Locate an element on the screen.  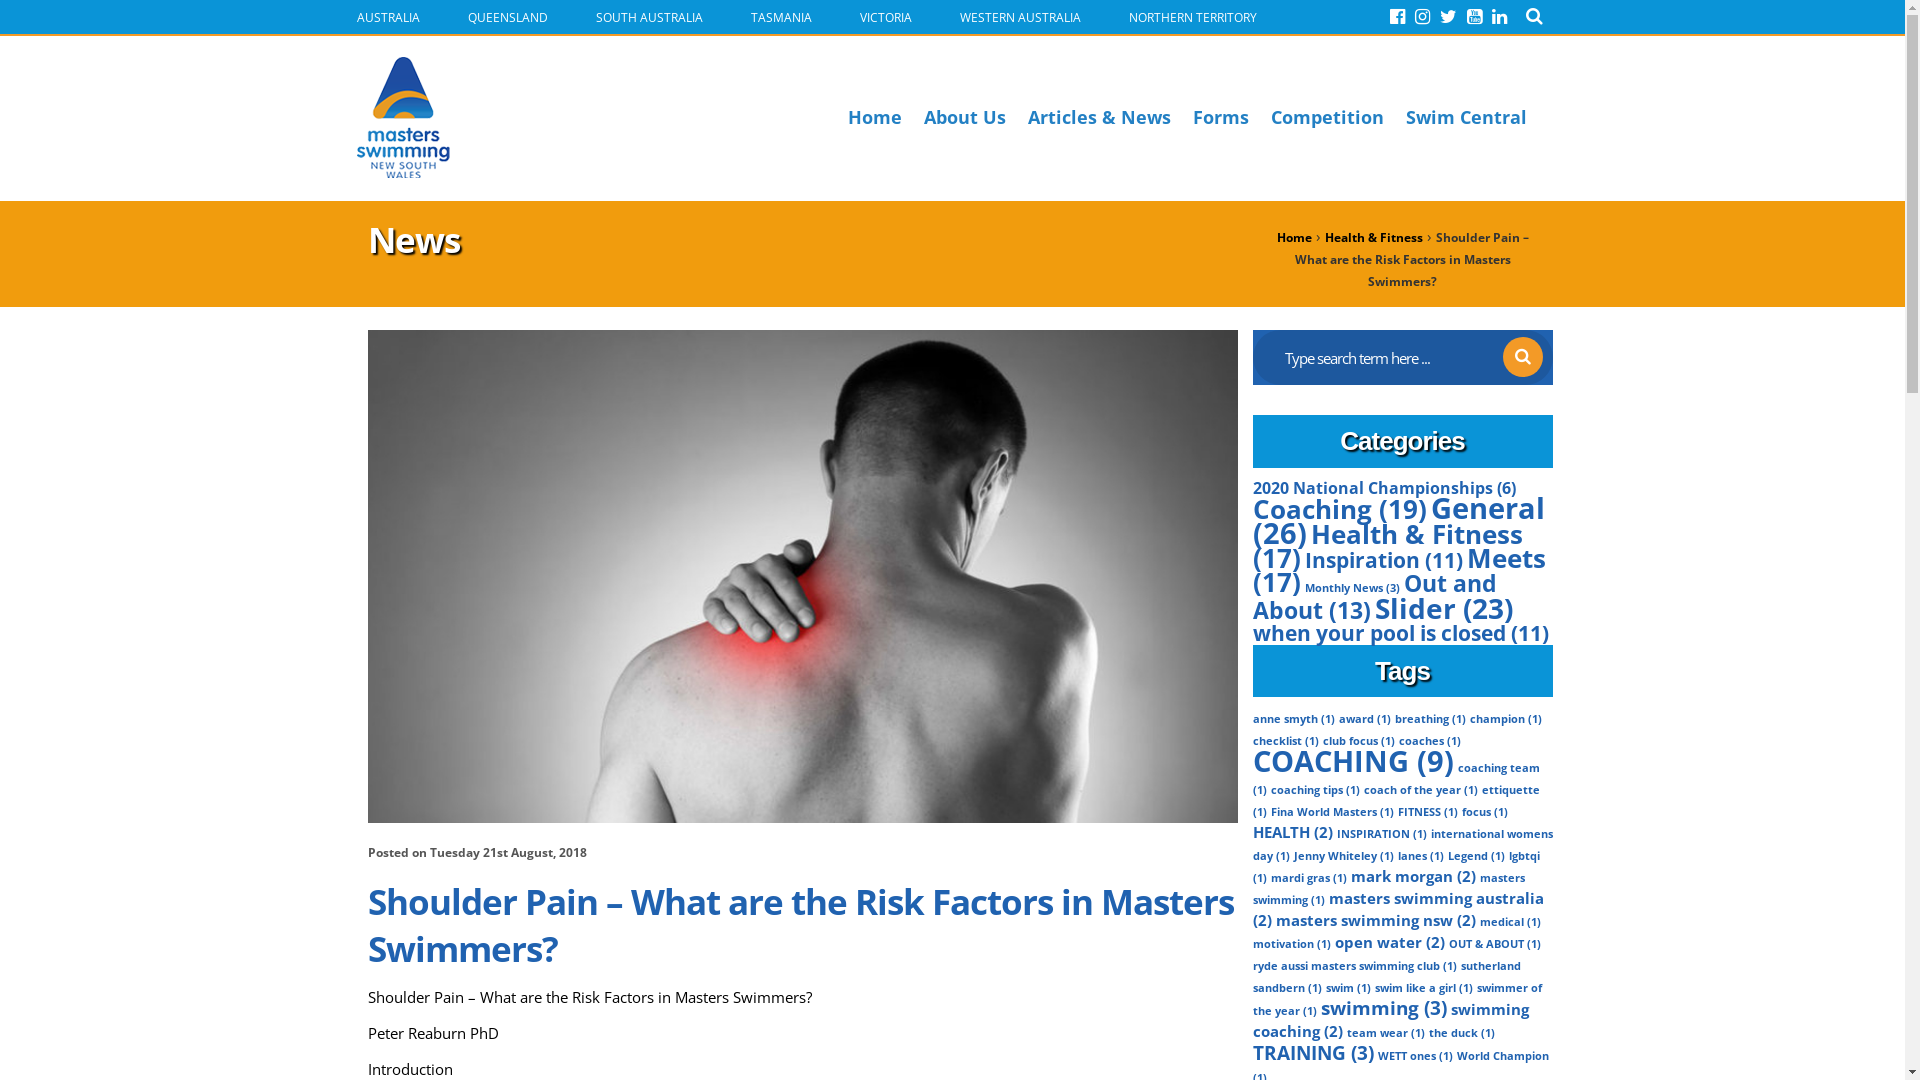
'NORTHERN TERRITORY' is located at coordinates (1190, 15).